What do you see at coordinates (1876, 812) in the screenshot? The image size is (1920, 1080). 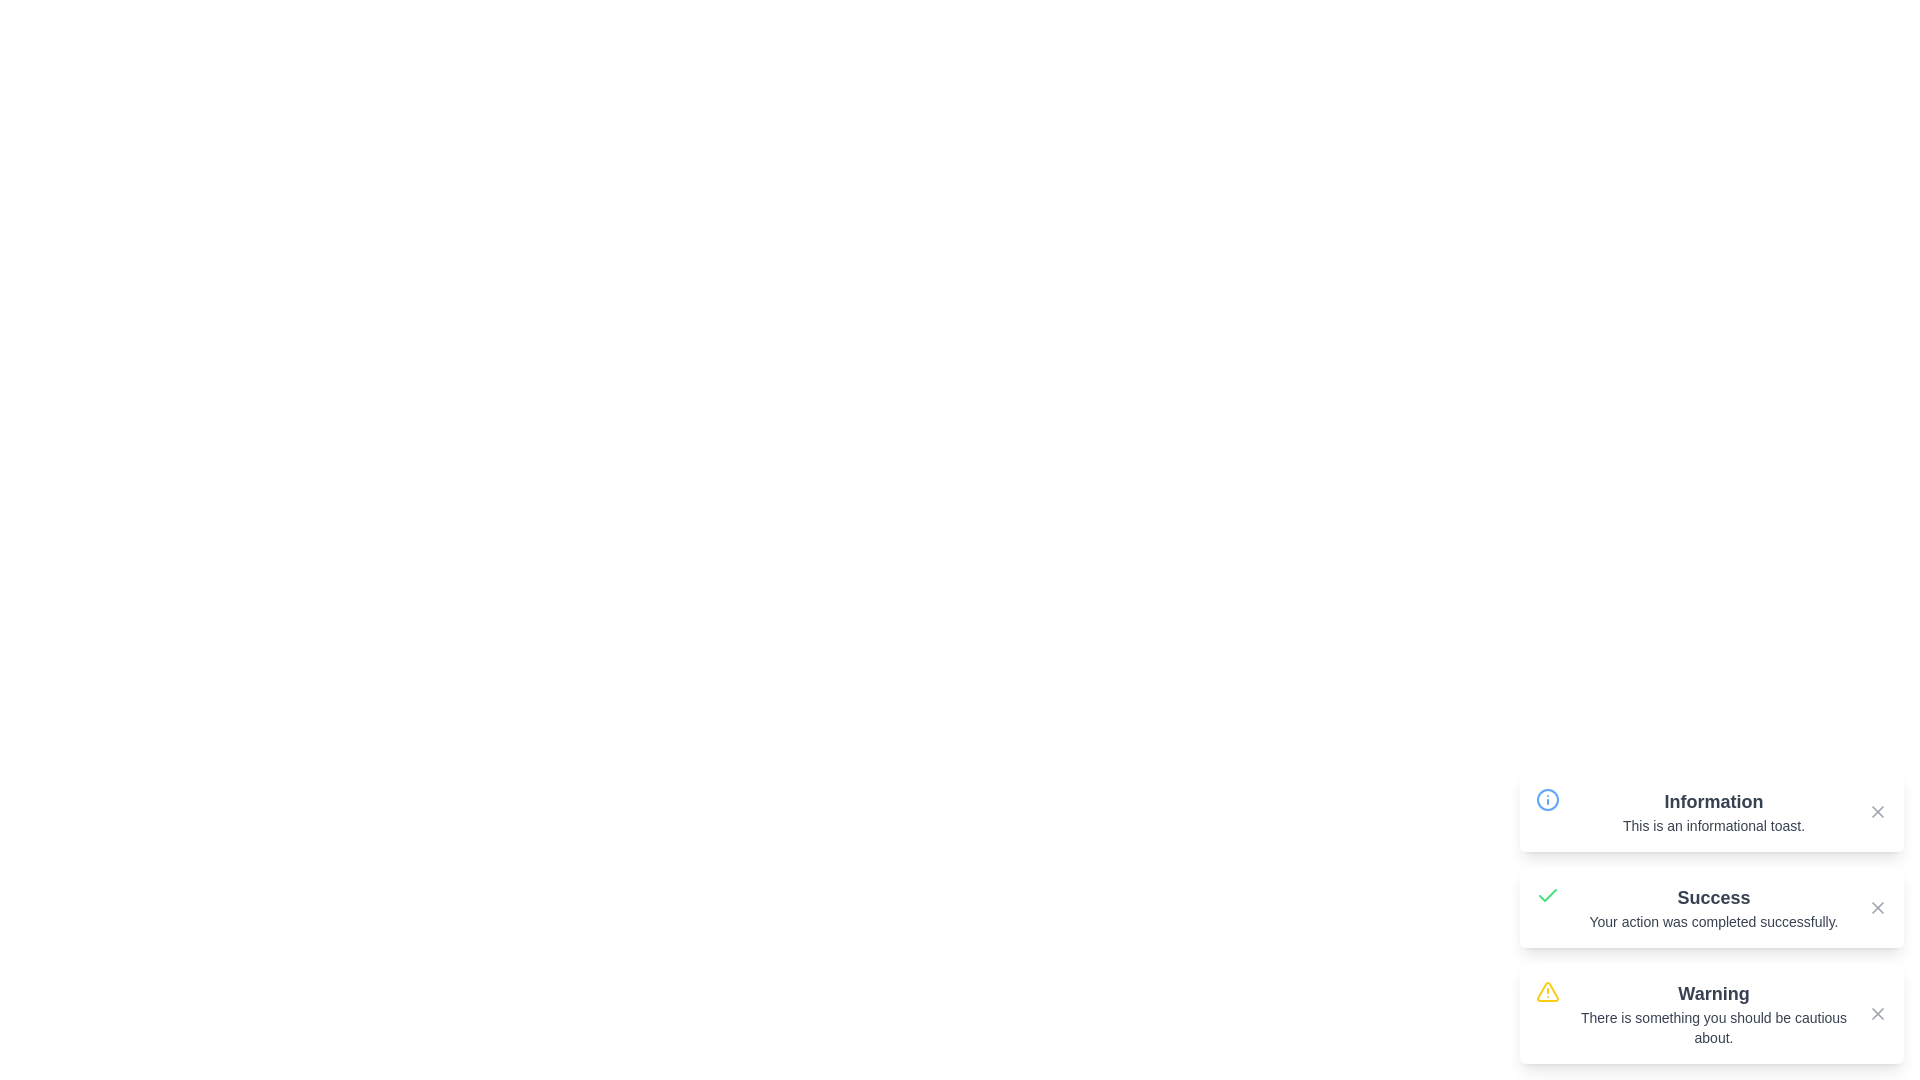 I see `the cross-shaped Close button located in the top-right corner of the Information toast message` at bounding box center [1876, 812].